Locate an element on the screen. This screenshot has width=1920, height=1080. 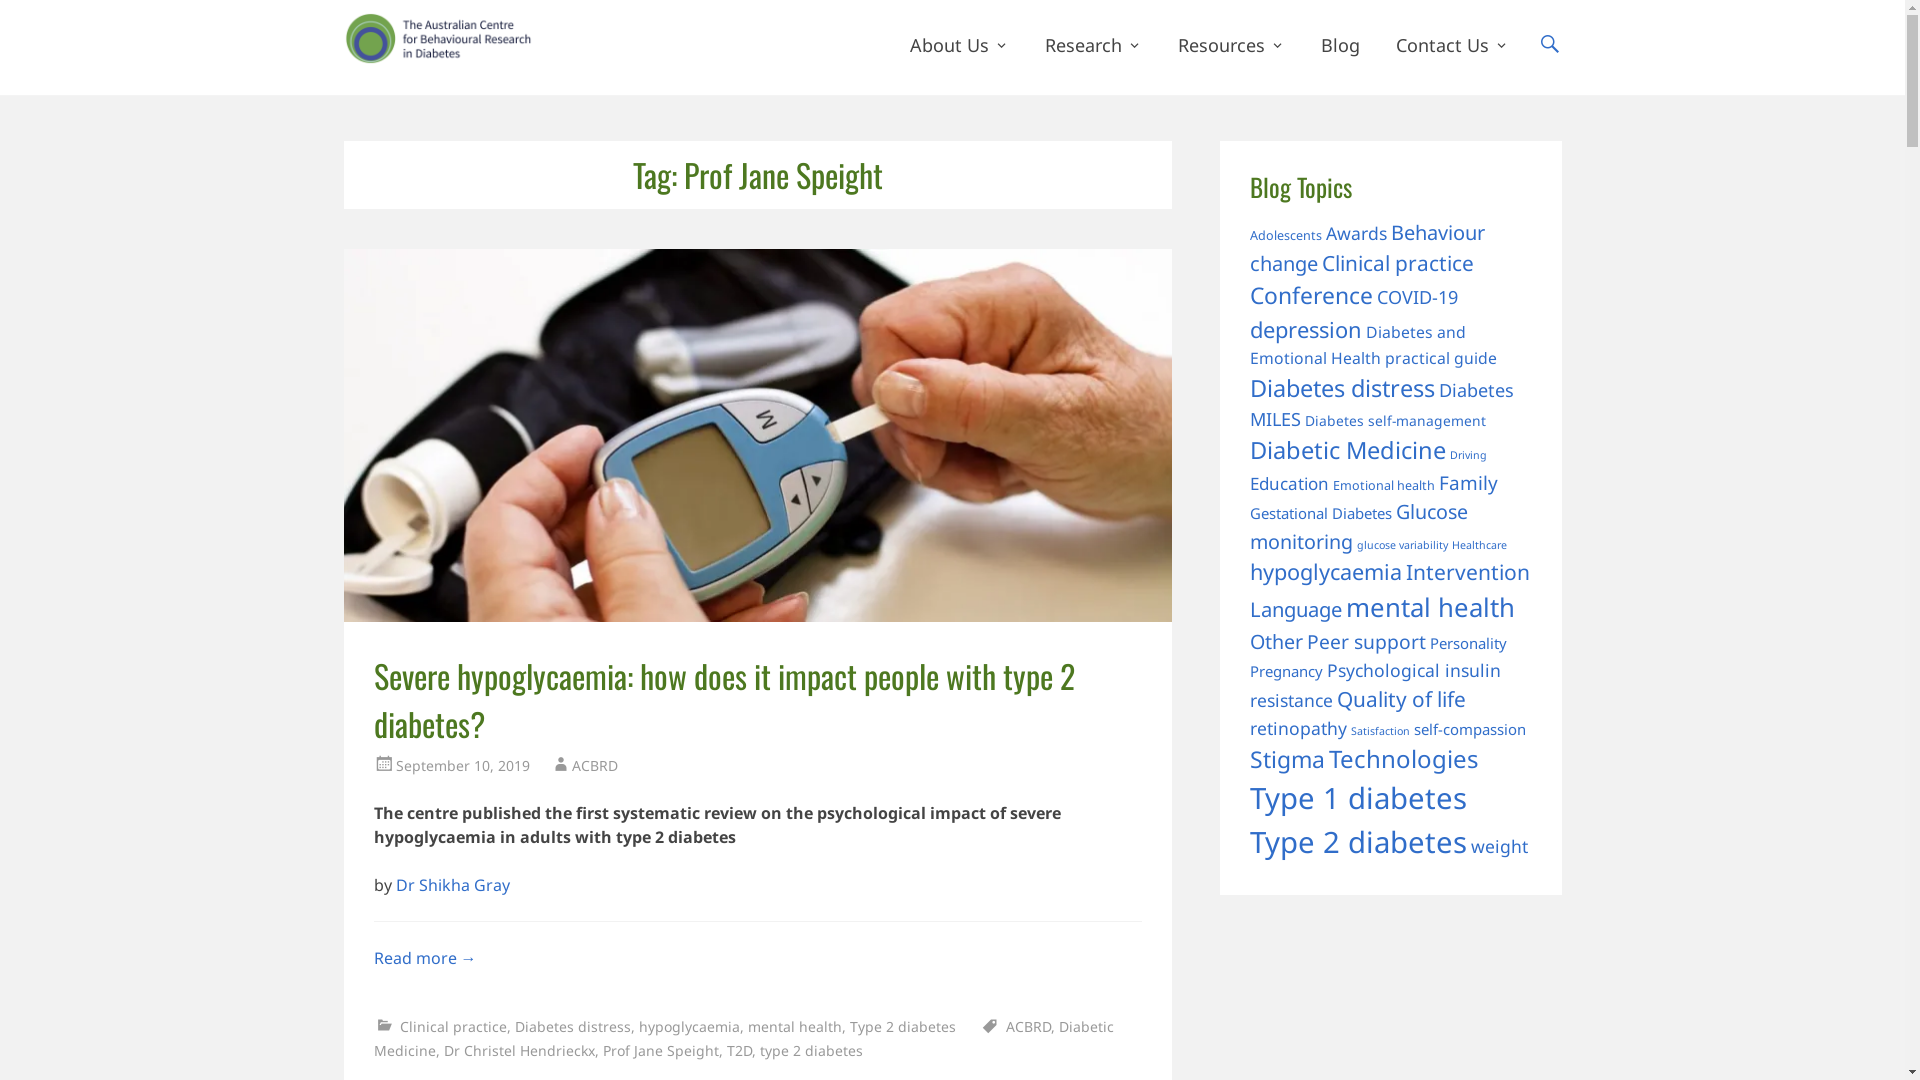
'Adolescents' is located at coordinates (1248, 234).